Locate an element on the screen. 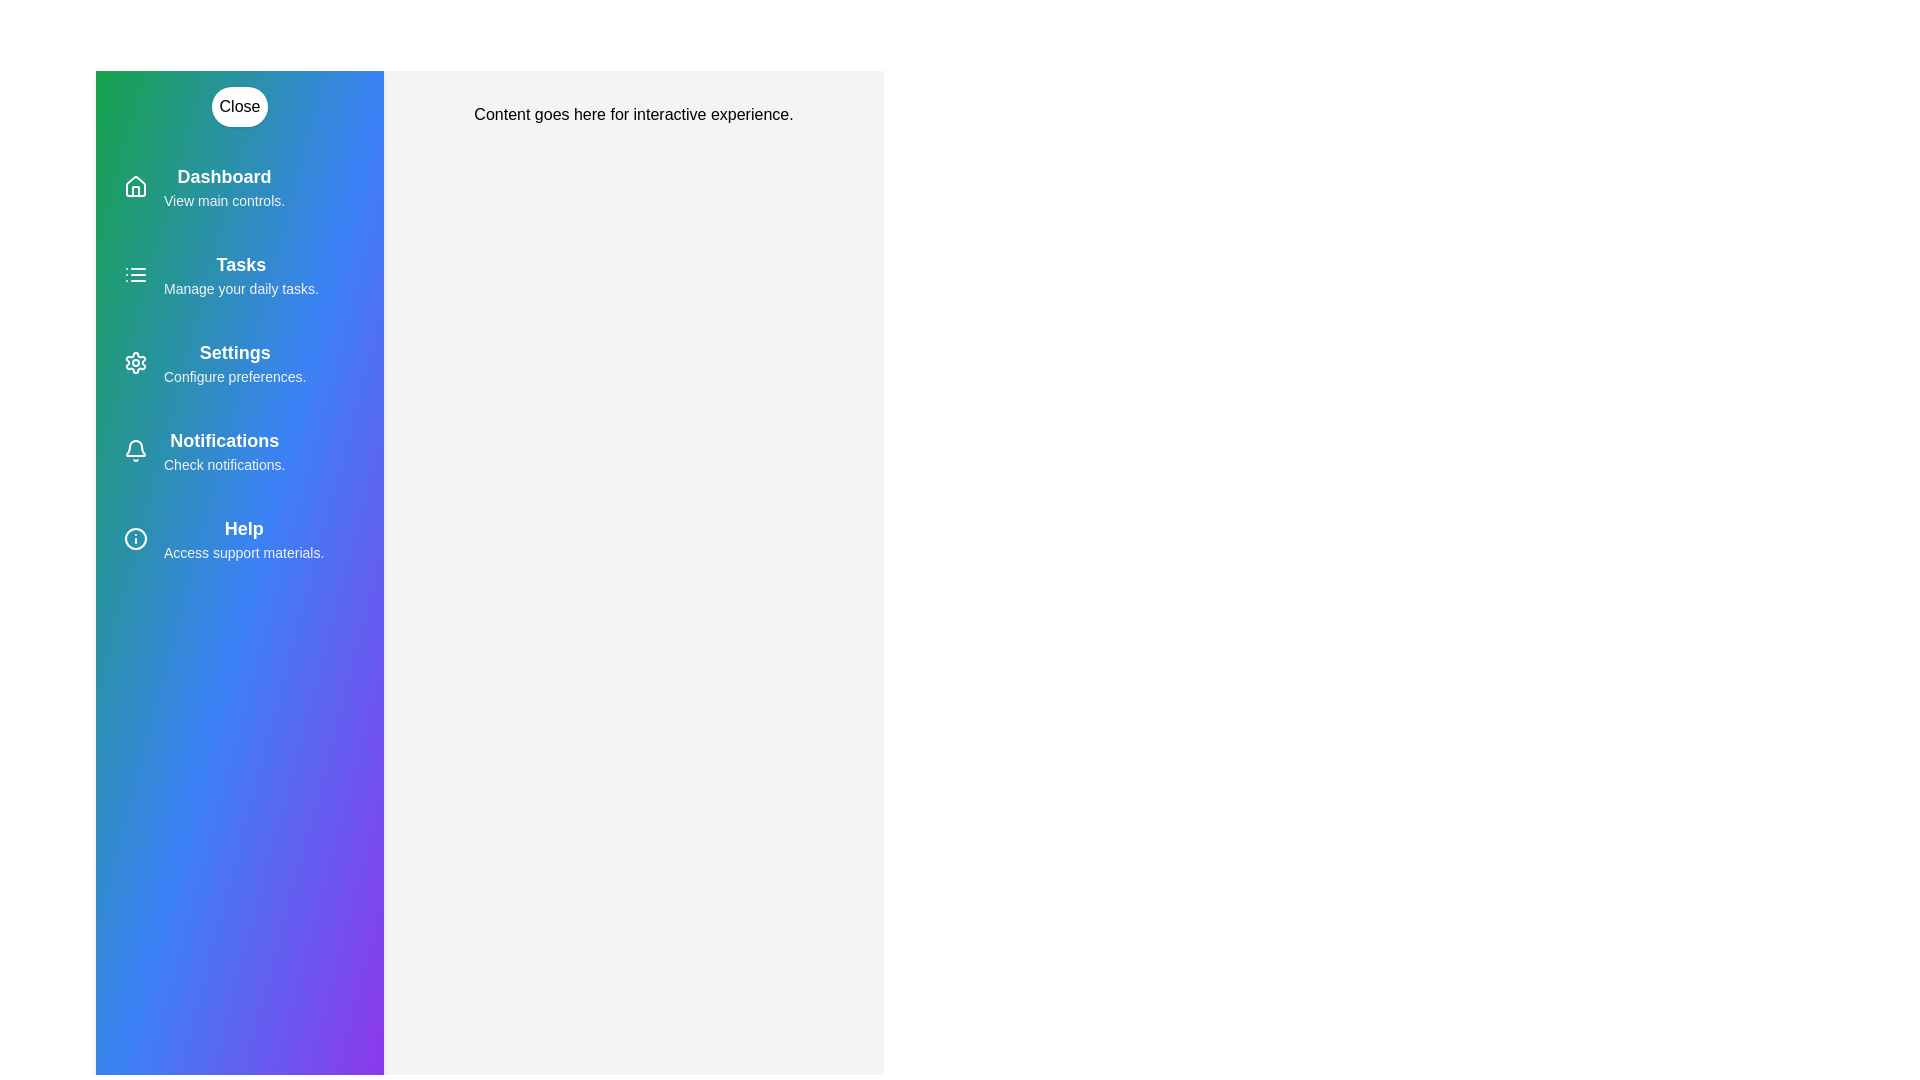  the menu item labeled Dashboard to navigate is located at coordinates (240, 186).